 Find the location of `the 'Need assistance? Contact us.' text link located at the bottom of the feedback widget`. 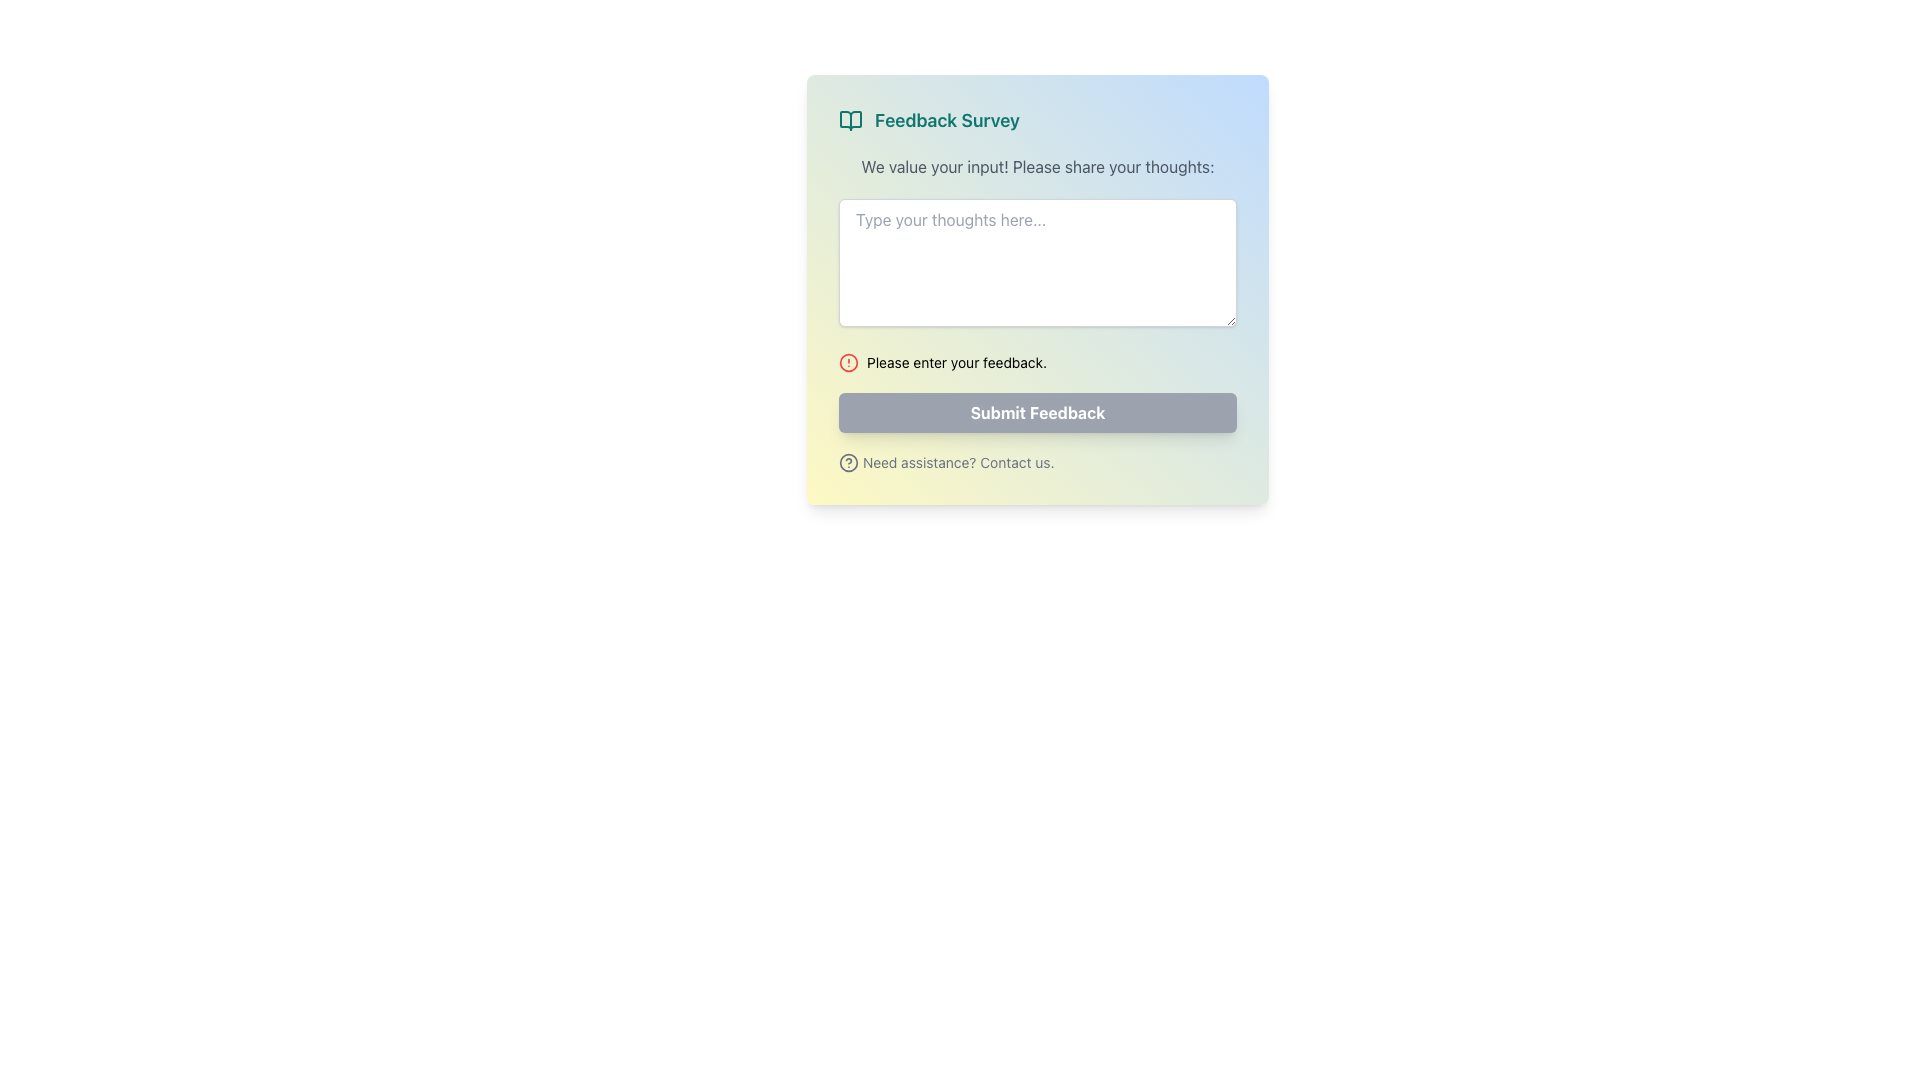

the 'Need assistance? Contact us.' text link located at the bottom of the feedback widget is located at coordinates (1037, 462).